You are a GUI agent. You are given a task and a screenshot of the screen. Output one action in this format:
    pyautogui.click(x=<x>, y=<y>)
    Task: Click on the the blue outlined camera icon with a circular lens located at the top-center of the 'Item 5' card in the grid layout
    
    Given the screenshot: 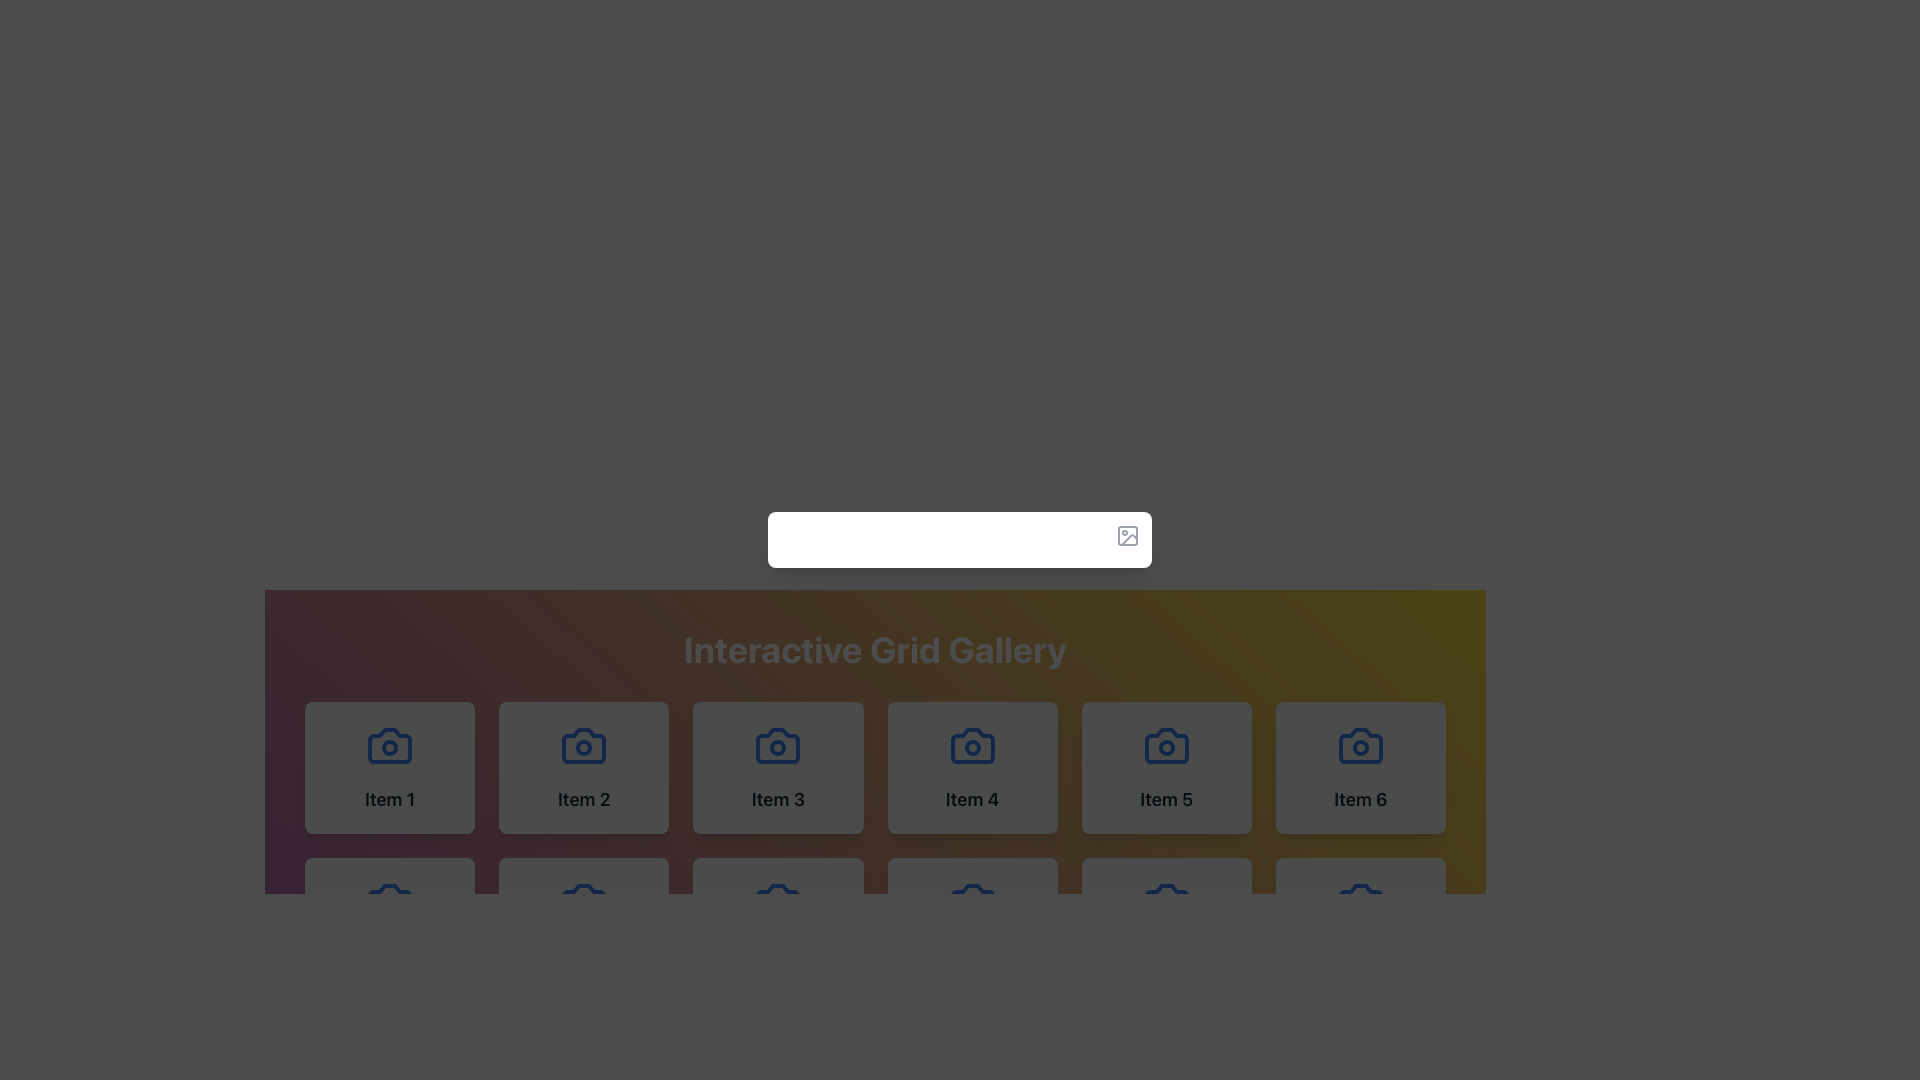 What is the action you would take?
    pyautogui.click(x=1166, y=745)
    